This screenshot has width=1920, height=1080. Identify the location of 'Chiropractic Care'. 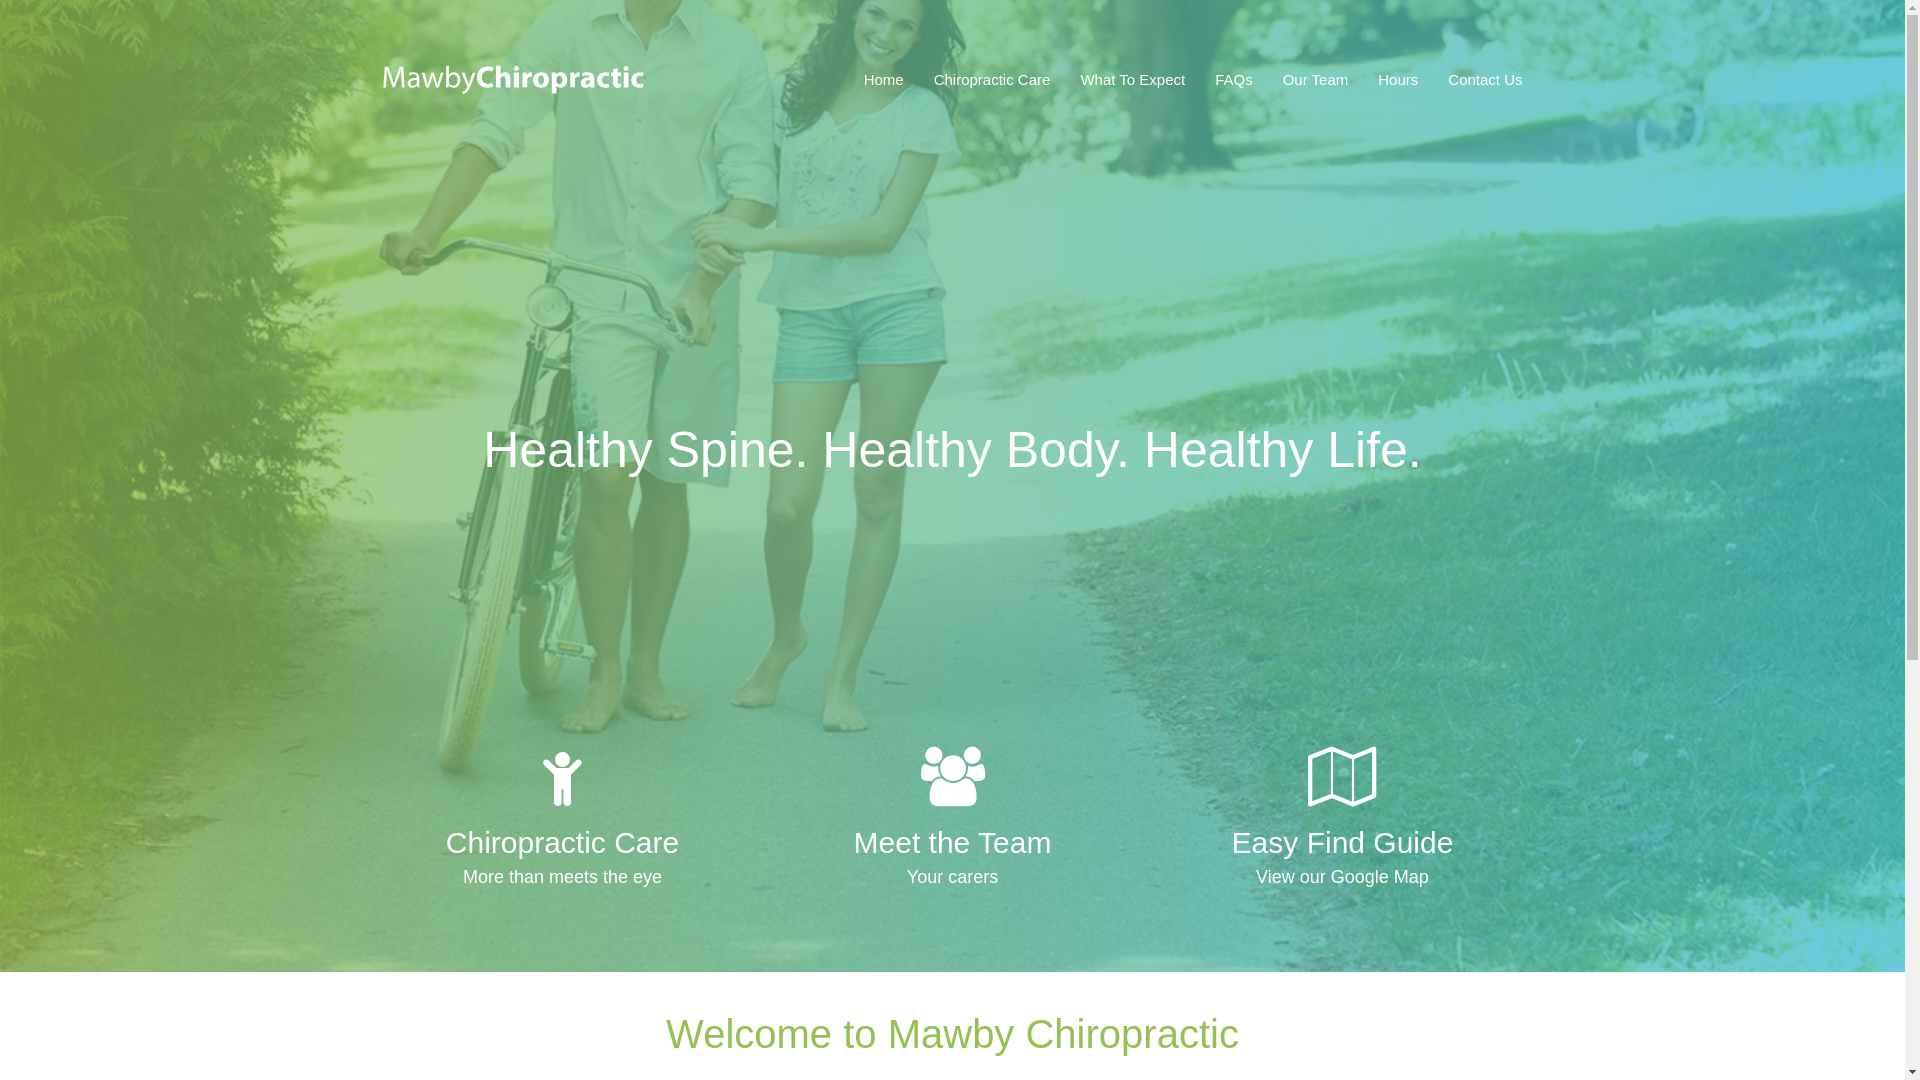
(992, 79).